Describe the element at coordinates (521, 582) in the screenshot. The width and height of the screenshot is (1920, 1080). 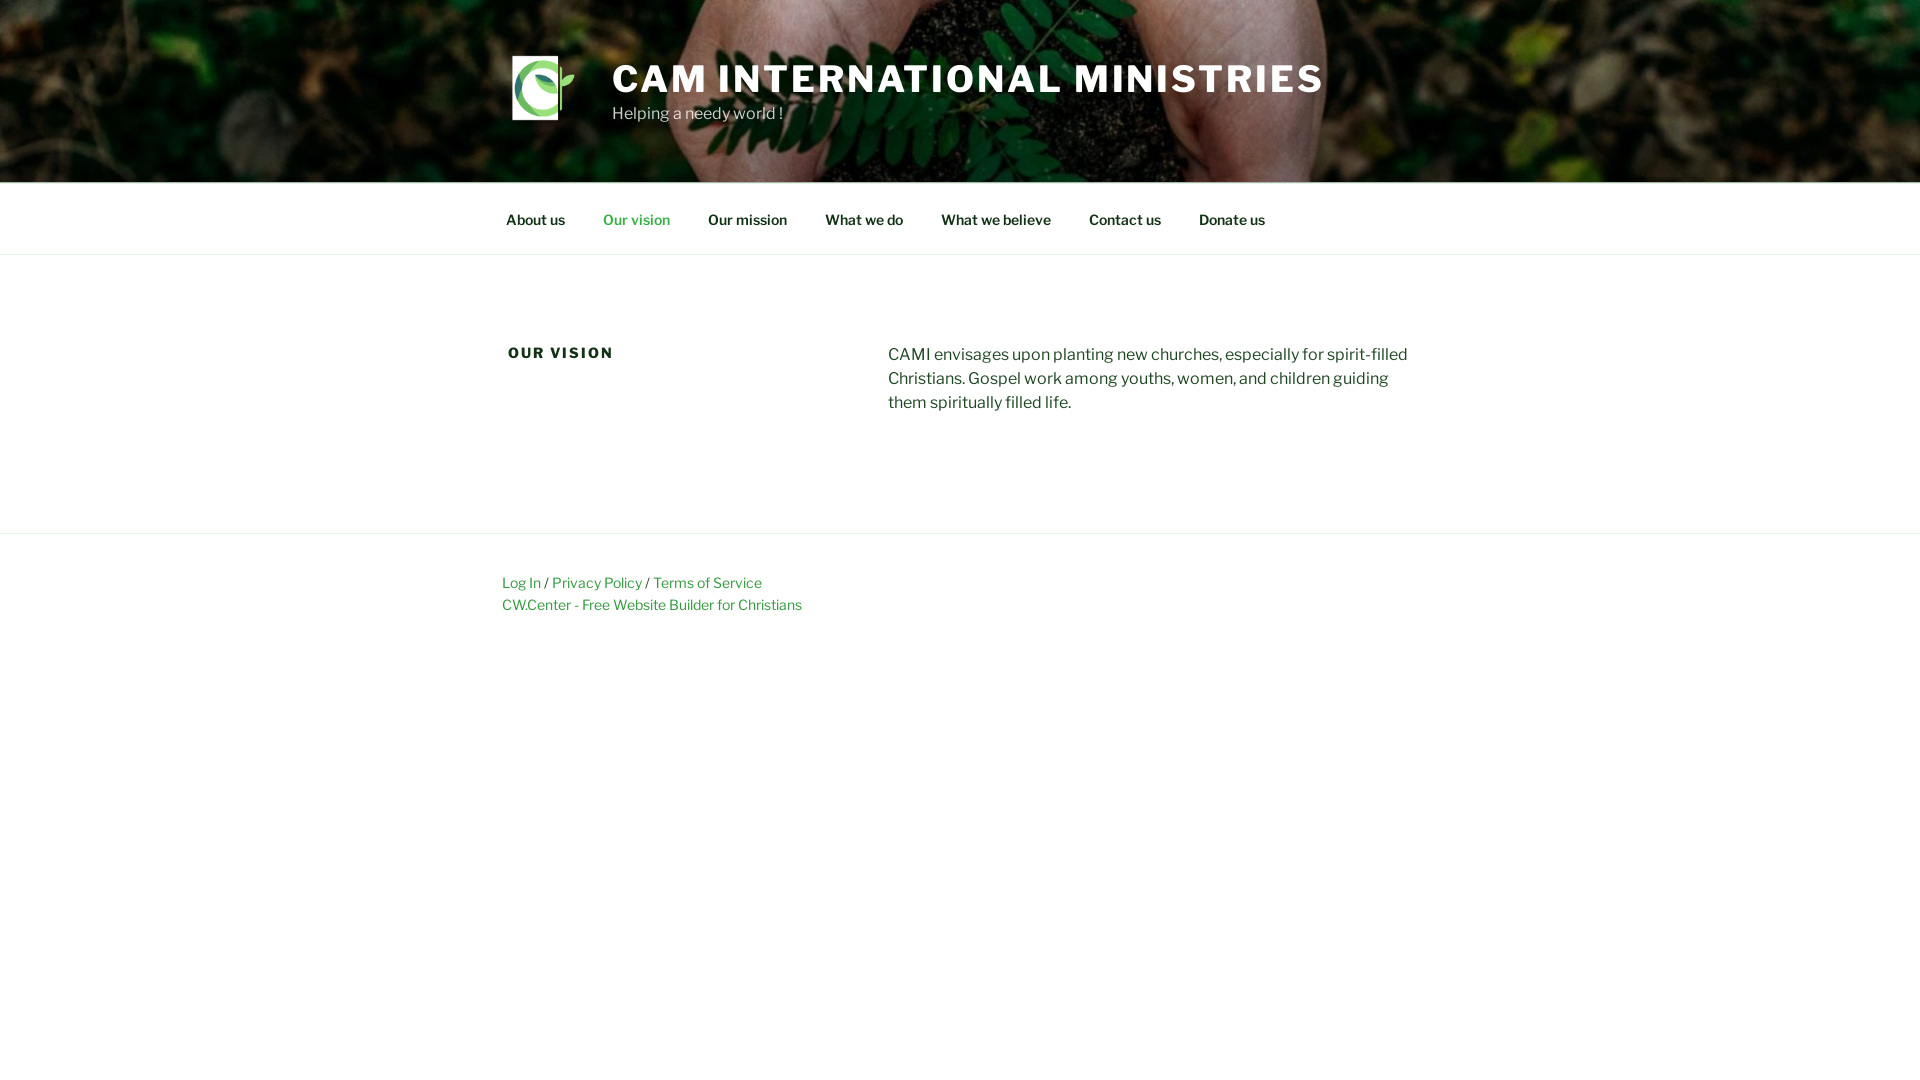
I see `'Log In'` at that location.